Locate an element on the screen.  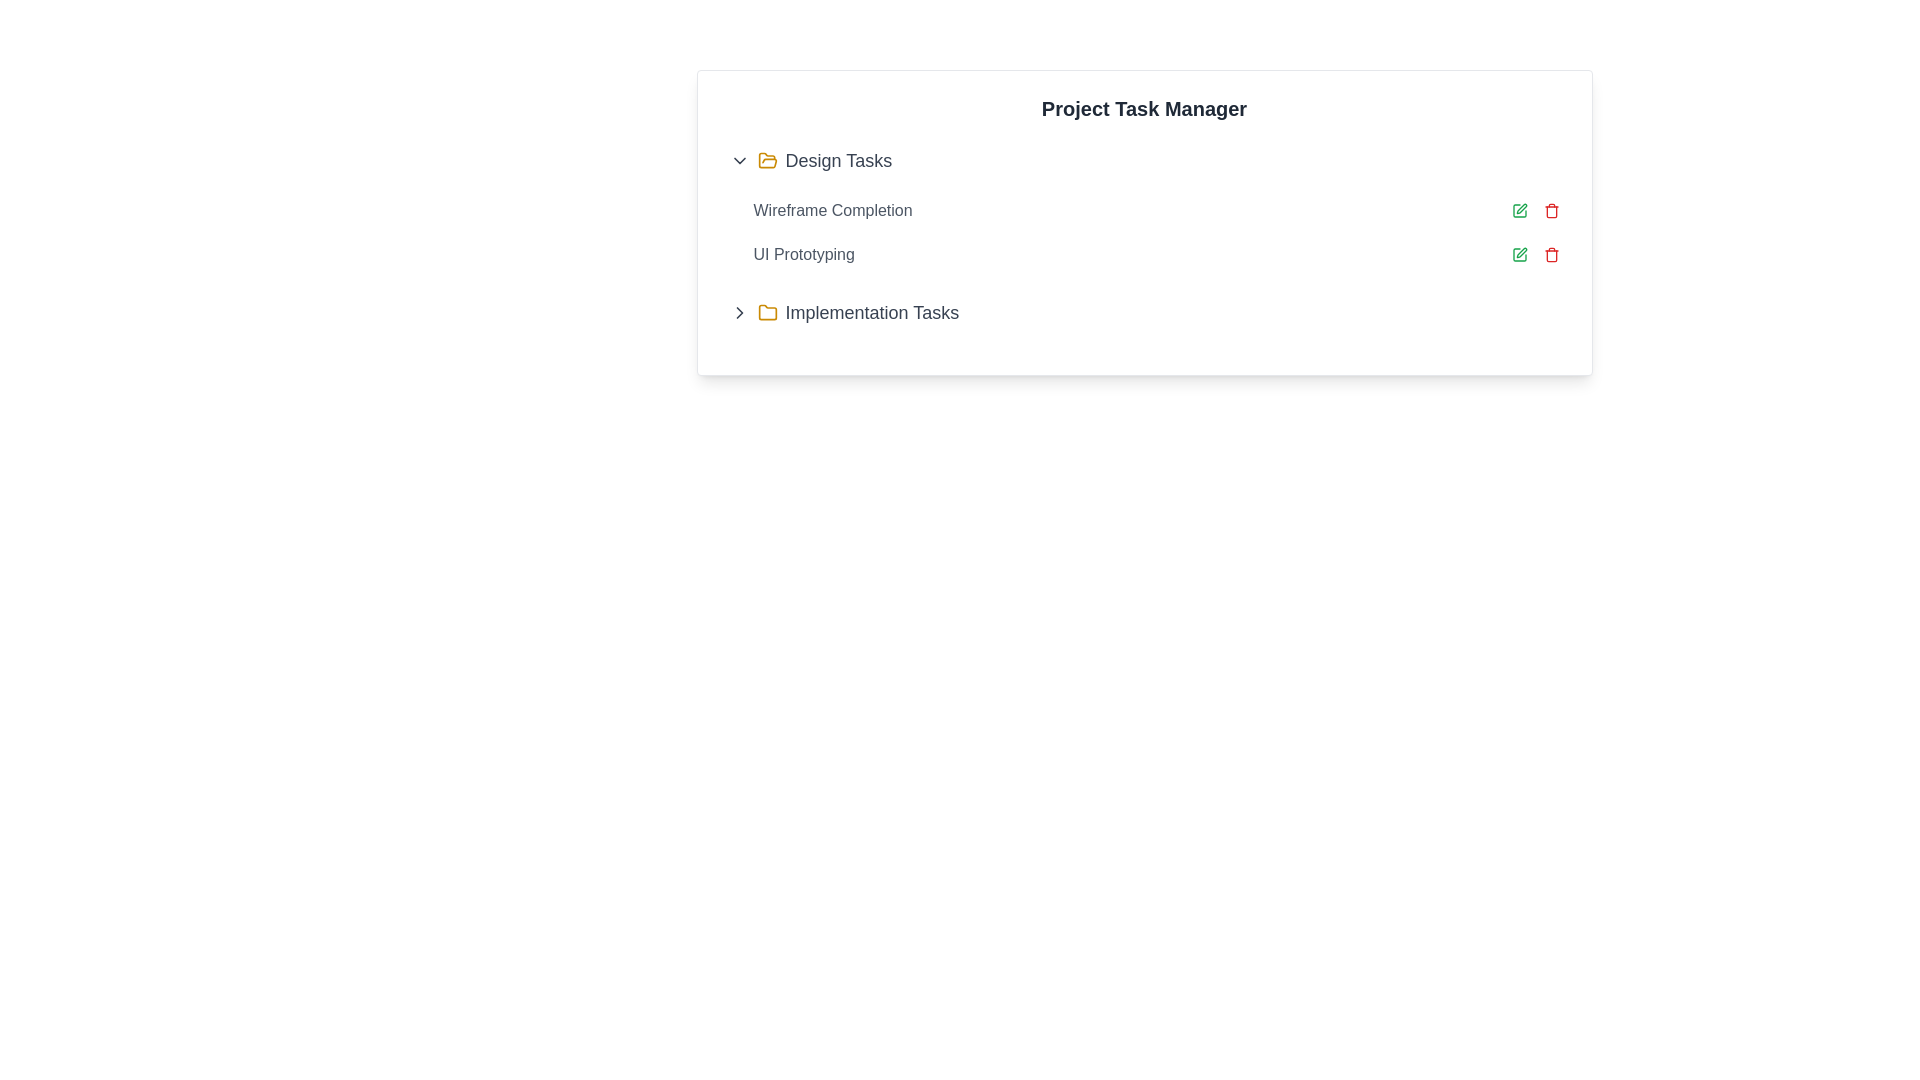
the 'Design Tasks' text label is located at coordinates (838, 160).